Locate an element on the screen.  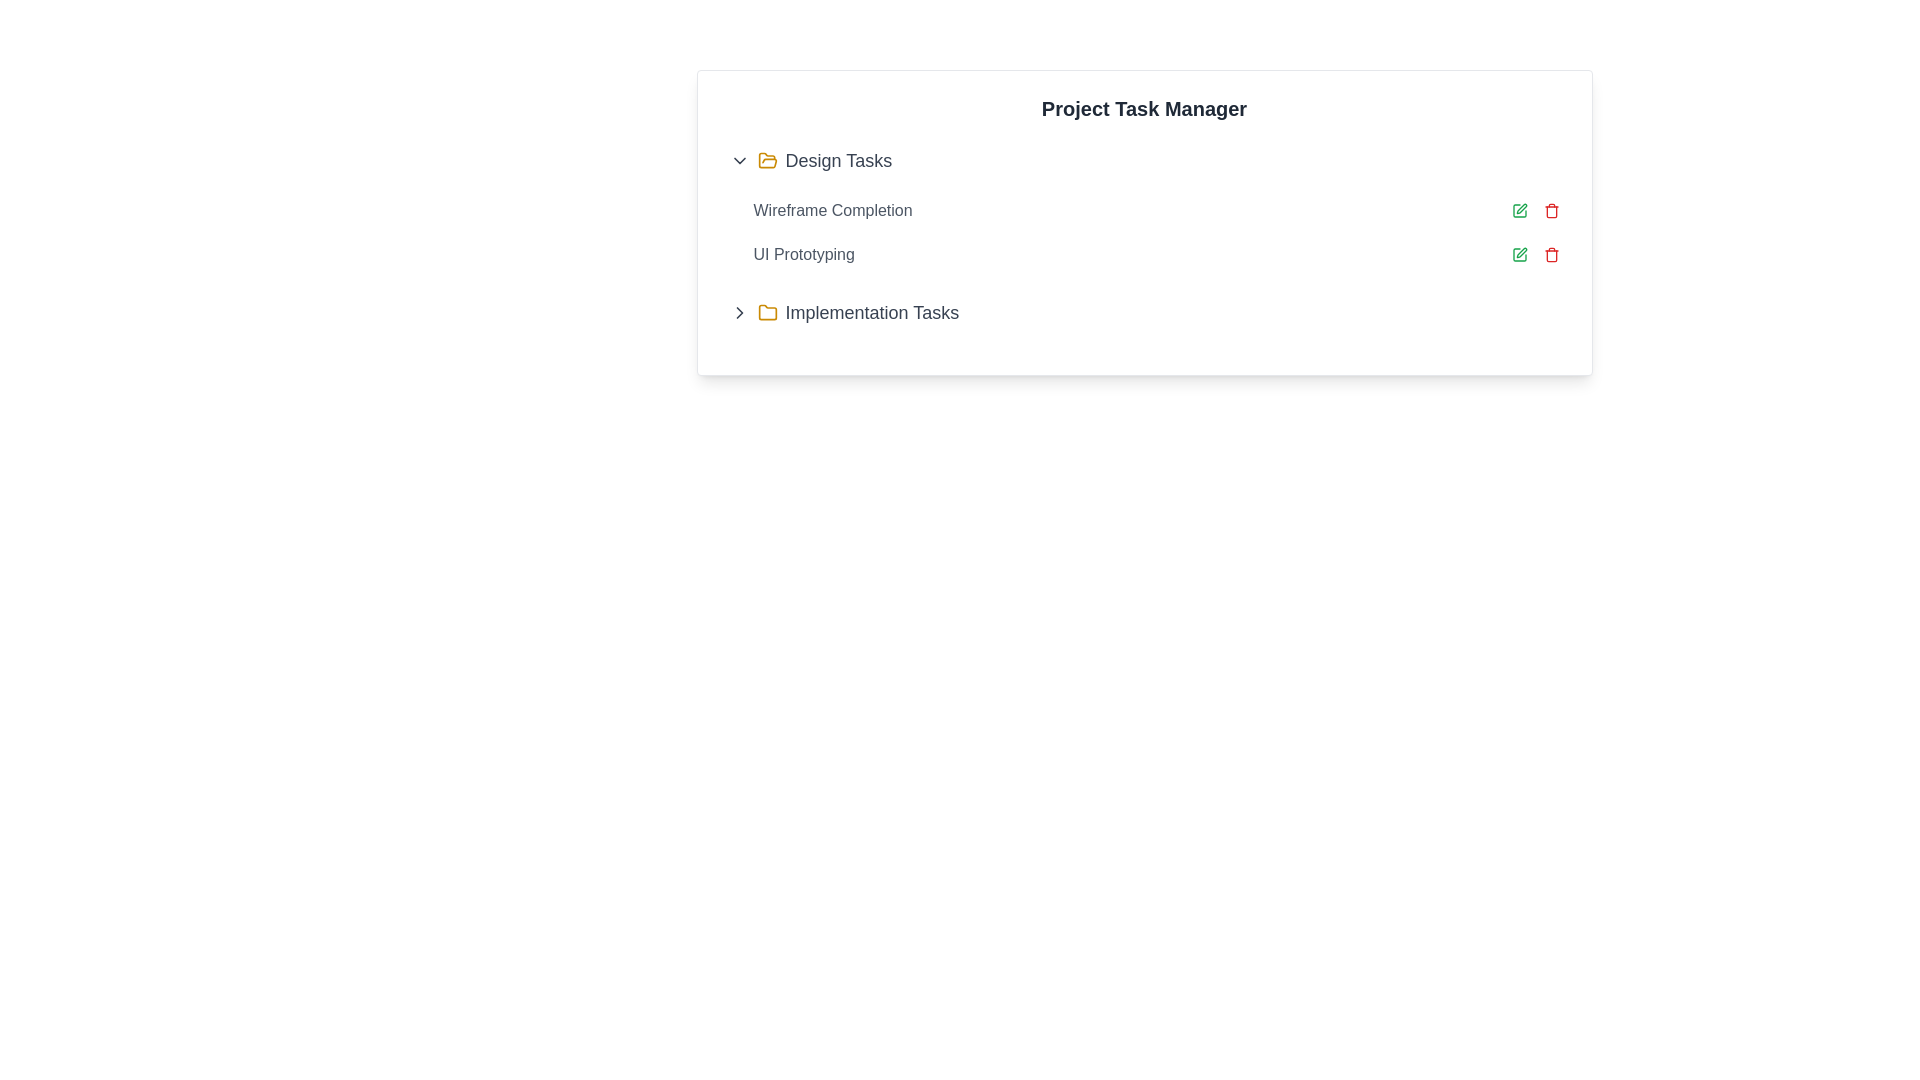
the 'Design Tasks' text label is located at coordinates (838, 160).